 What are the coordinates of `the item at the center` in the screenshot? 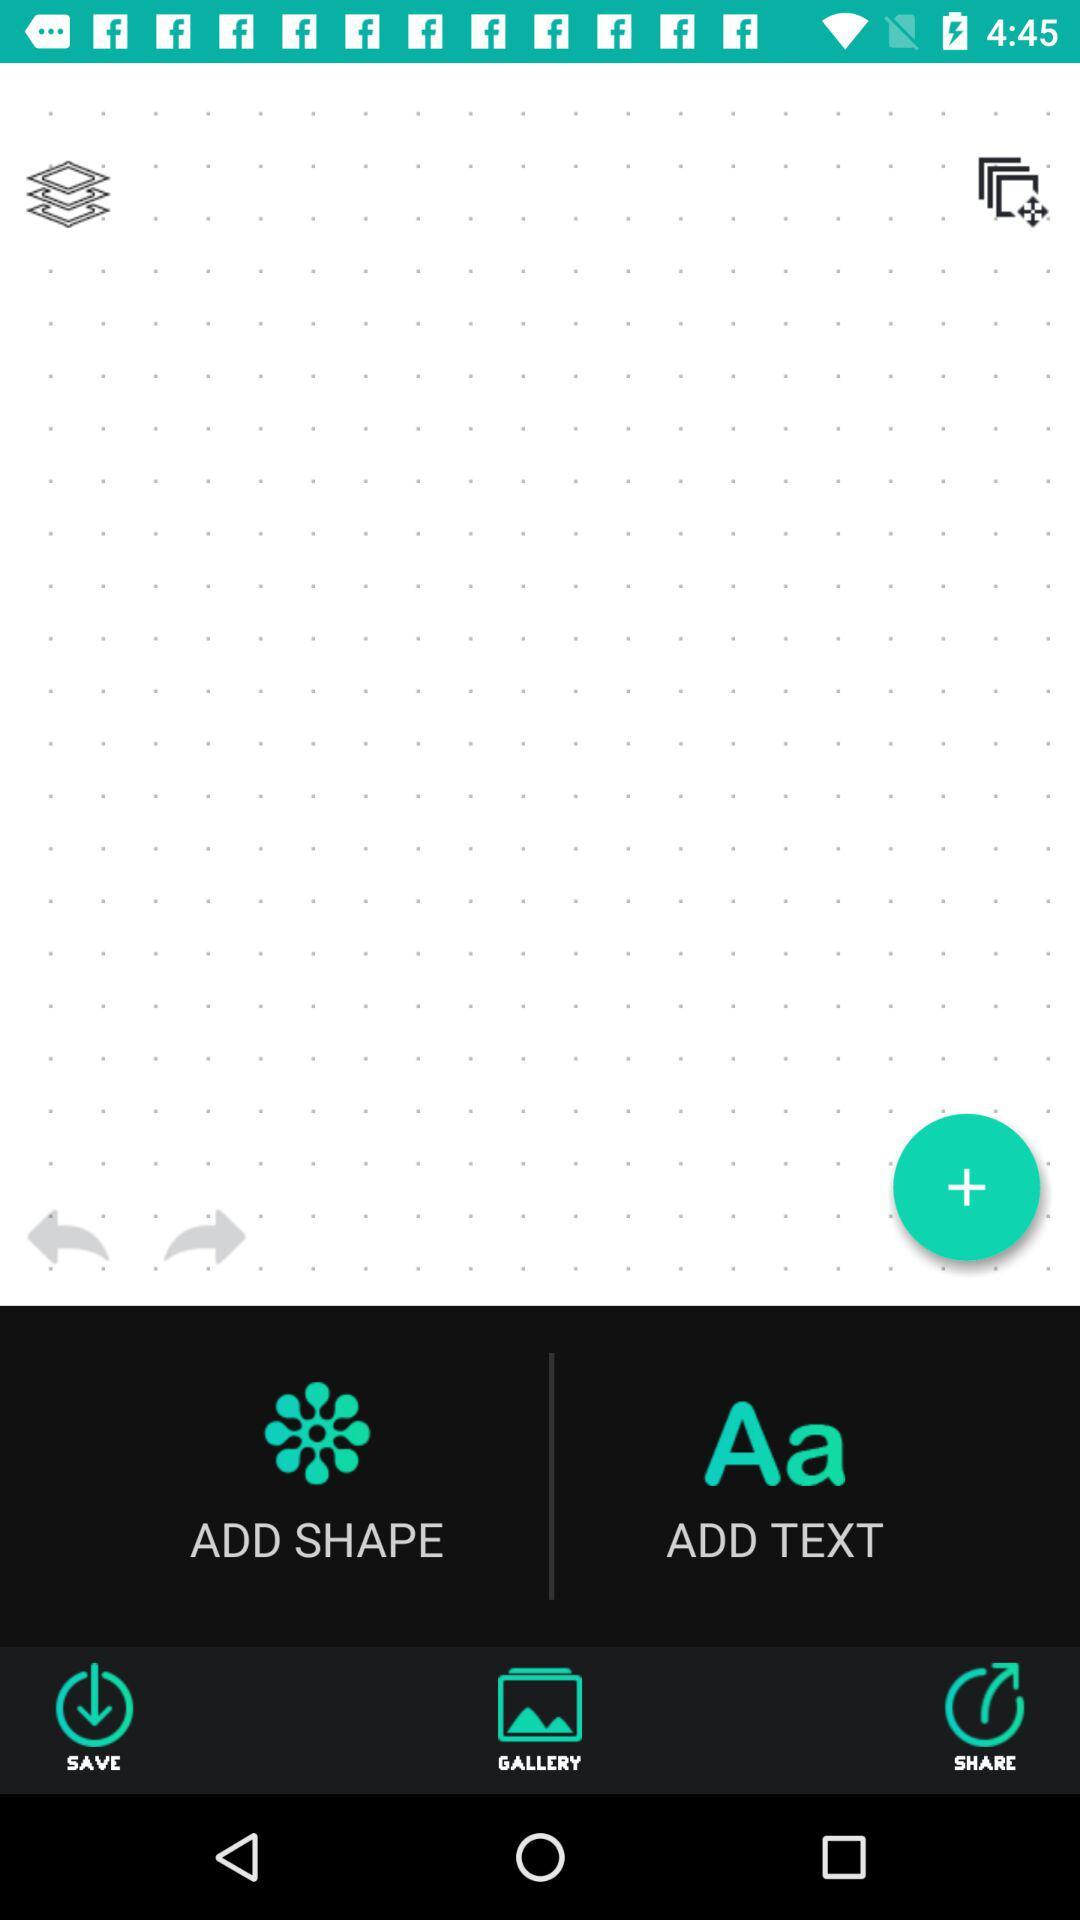 It's located at (540, 684).